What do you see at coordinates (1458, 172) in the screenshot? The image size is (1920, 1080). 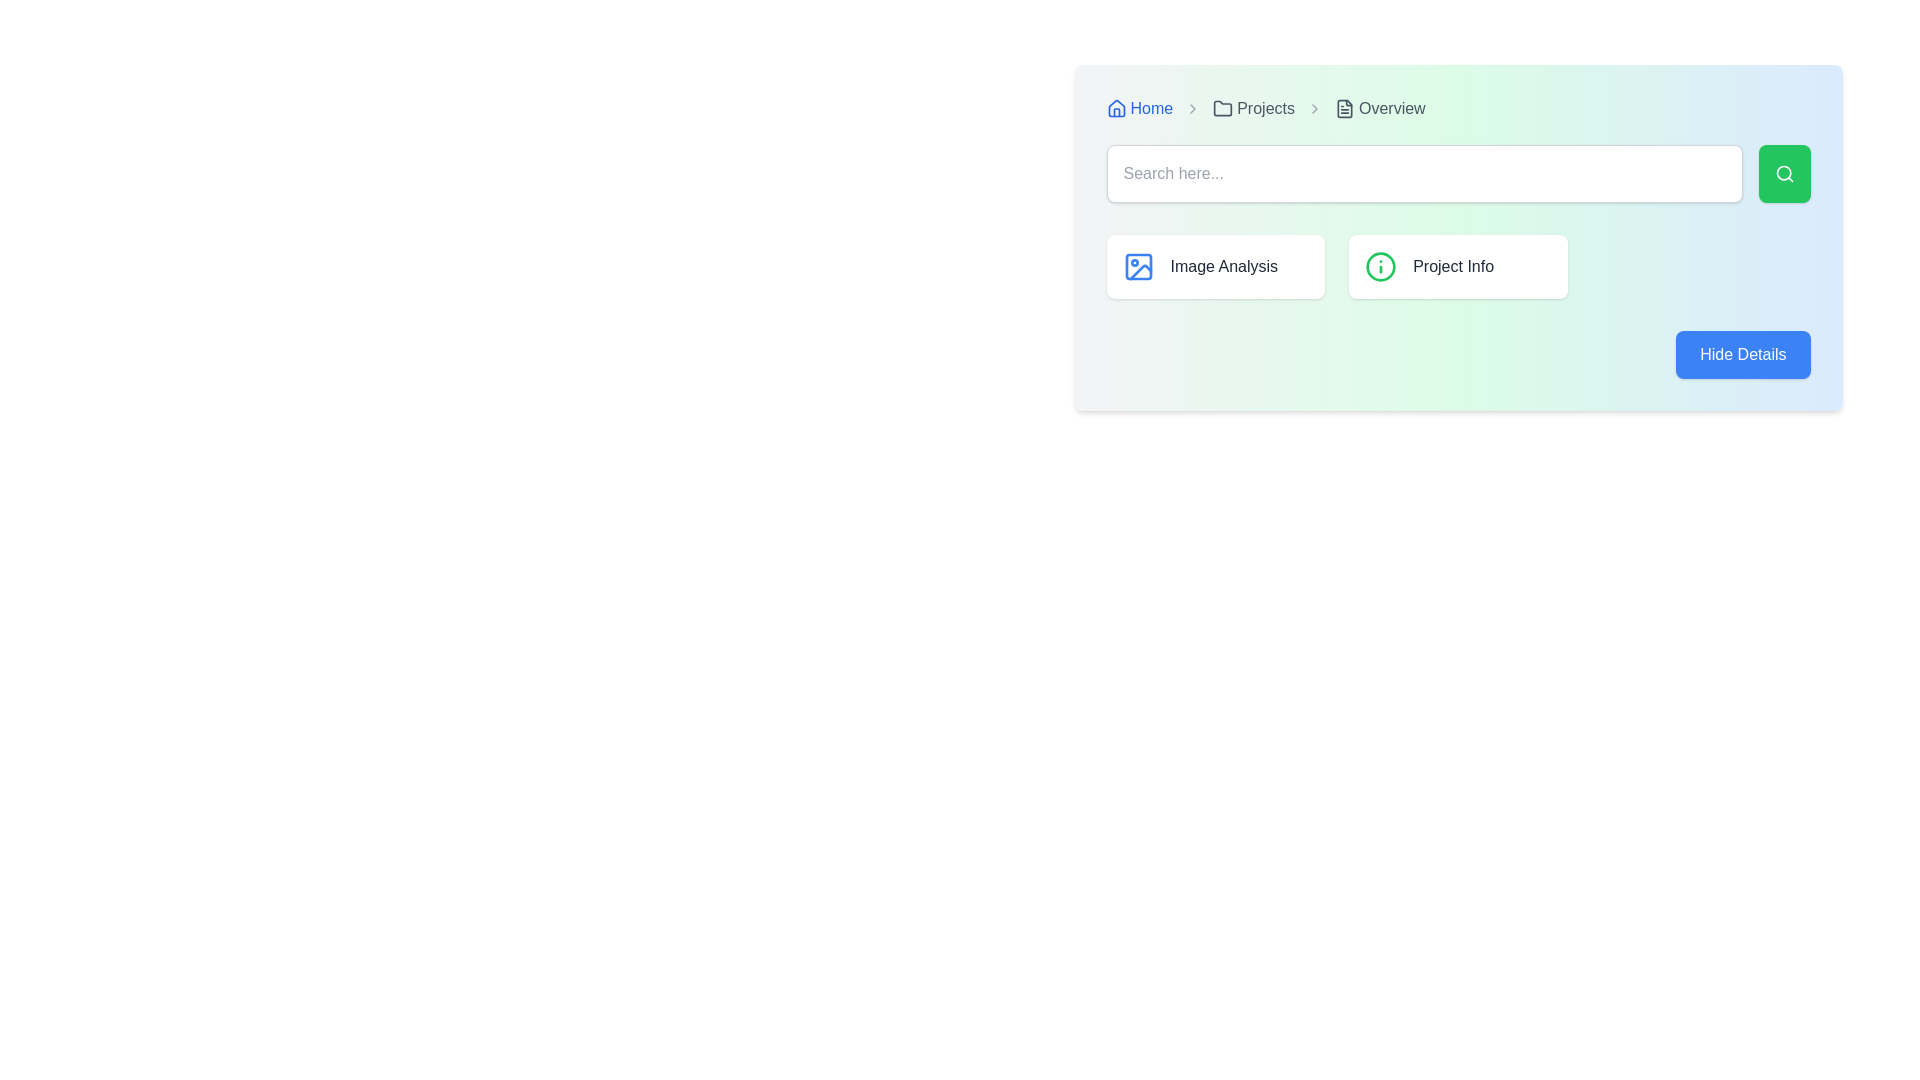 I see `the Search bar input field located at the center of the section under the breadcrumb navigation` at bounding box center [1458, 172].